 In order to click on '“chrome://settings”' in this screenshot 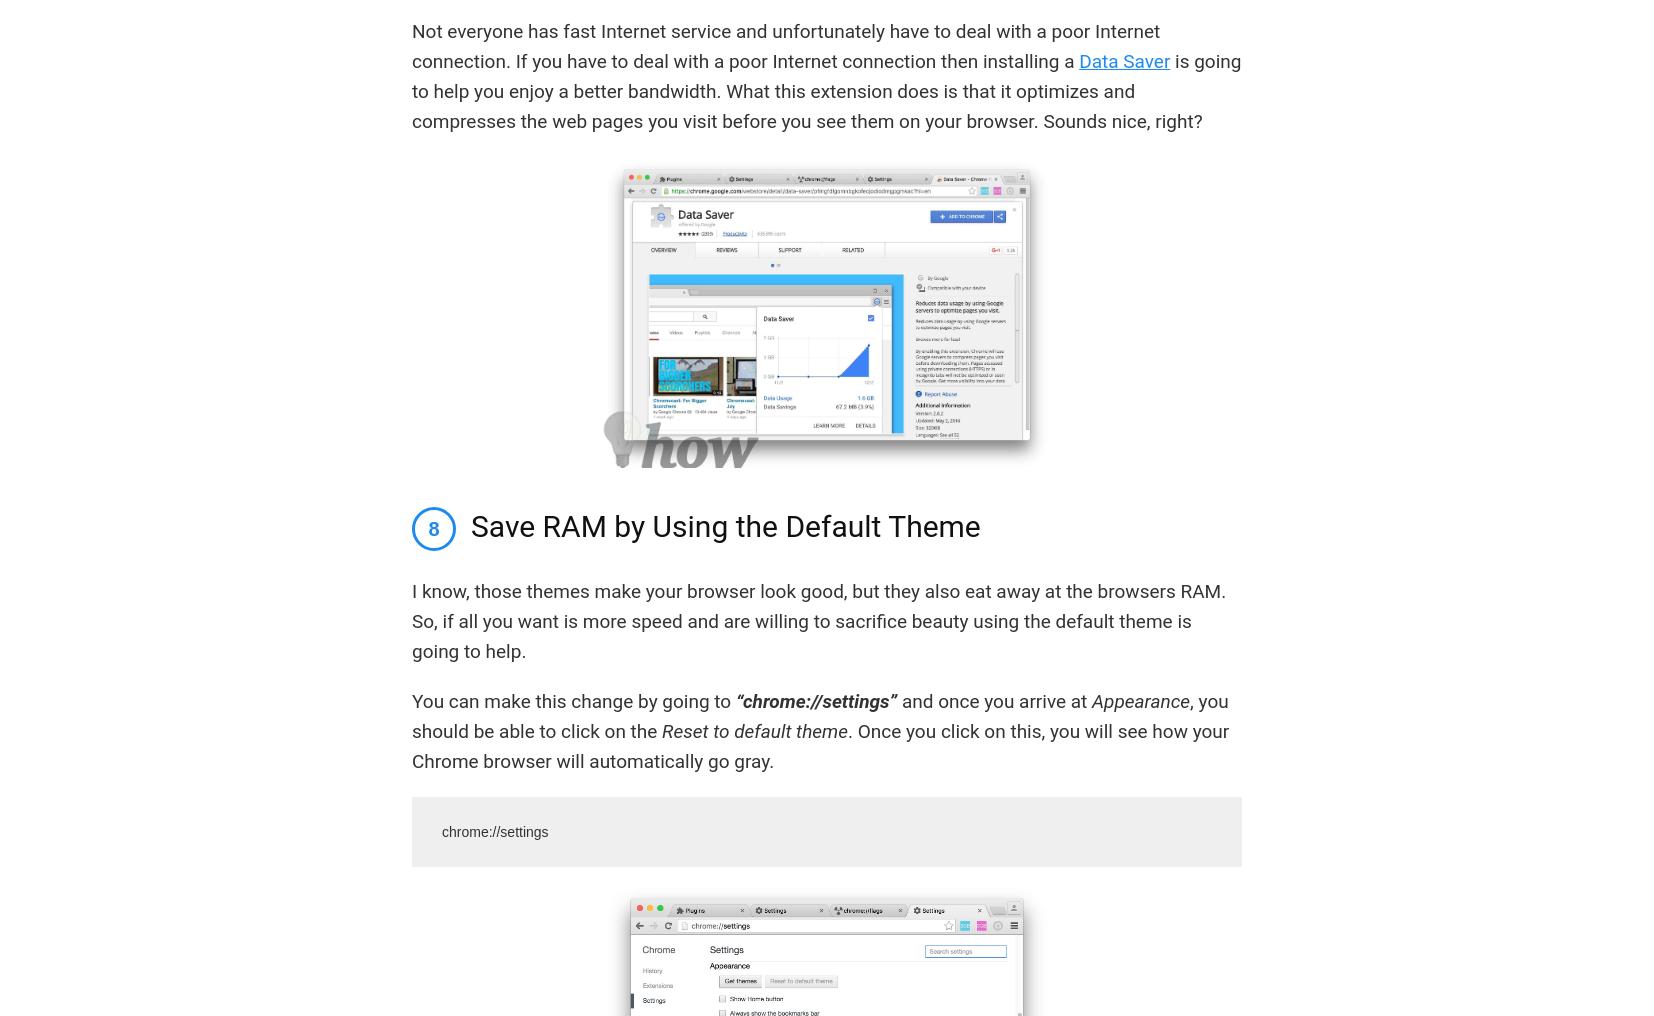, I will do `click(735, 701)`.